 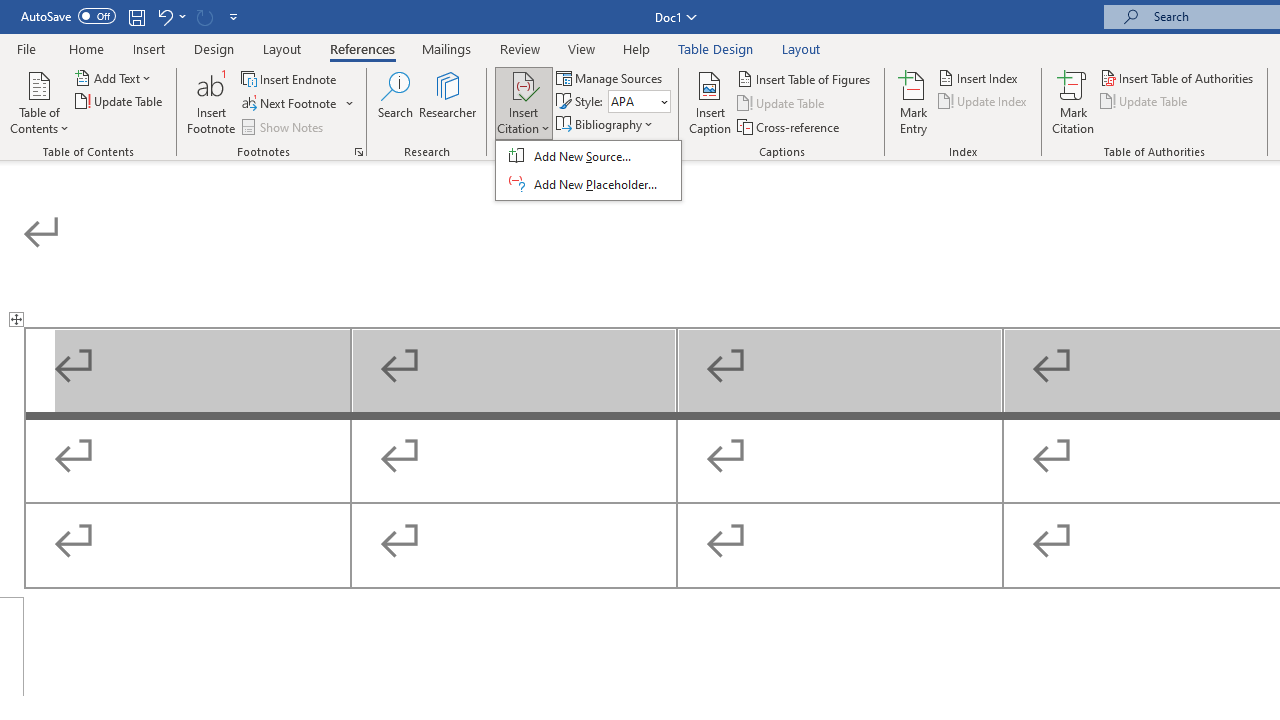 What do you see at coordinates (1145, 101) in the screenshot?
I see `'Update Table'` at bounding box center [1145, 101].